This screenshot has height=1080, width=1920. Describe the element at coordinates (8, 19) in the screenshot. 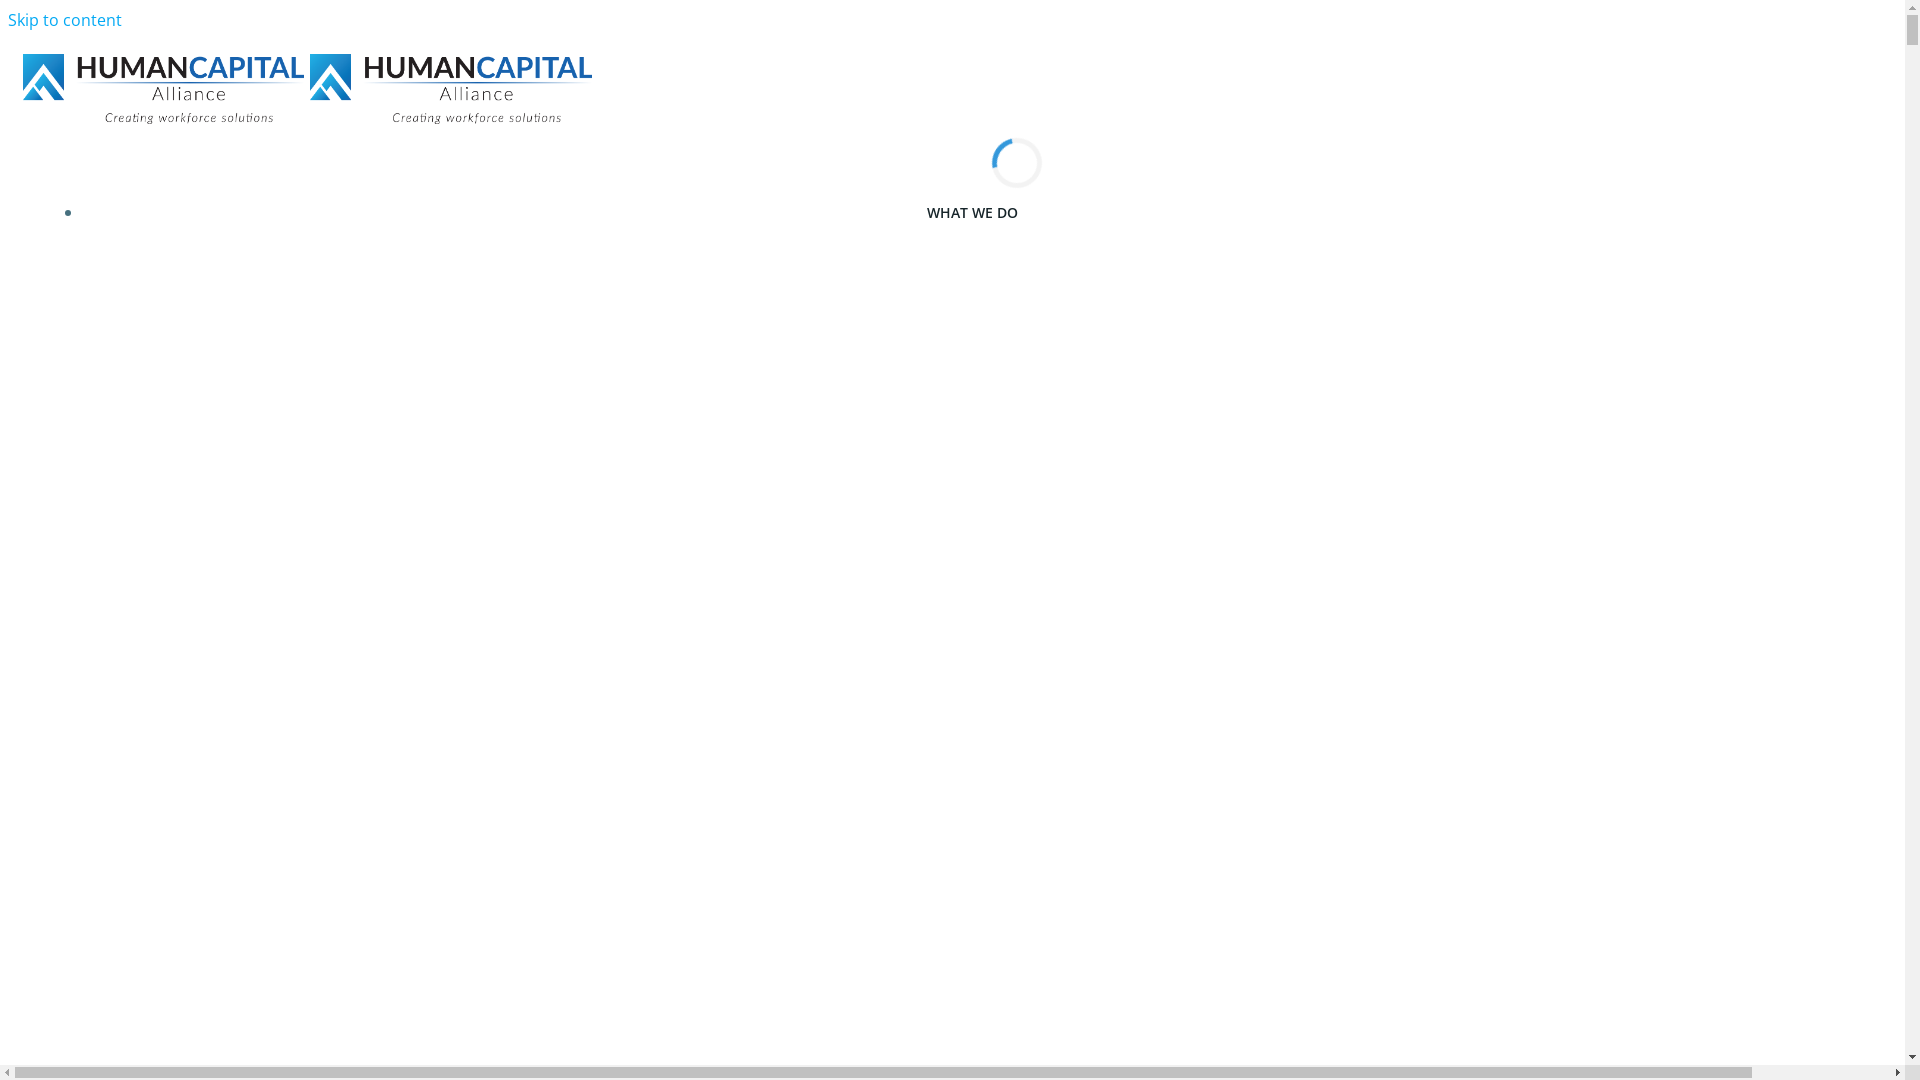

I see `'Skip to content'` at that location.